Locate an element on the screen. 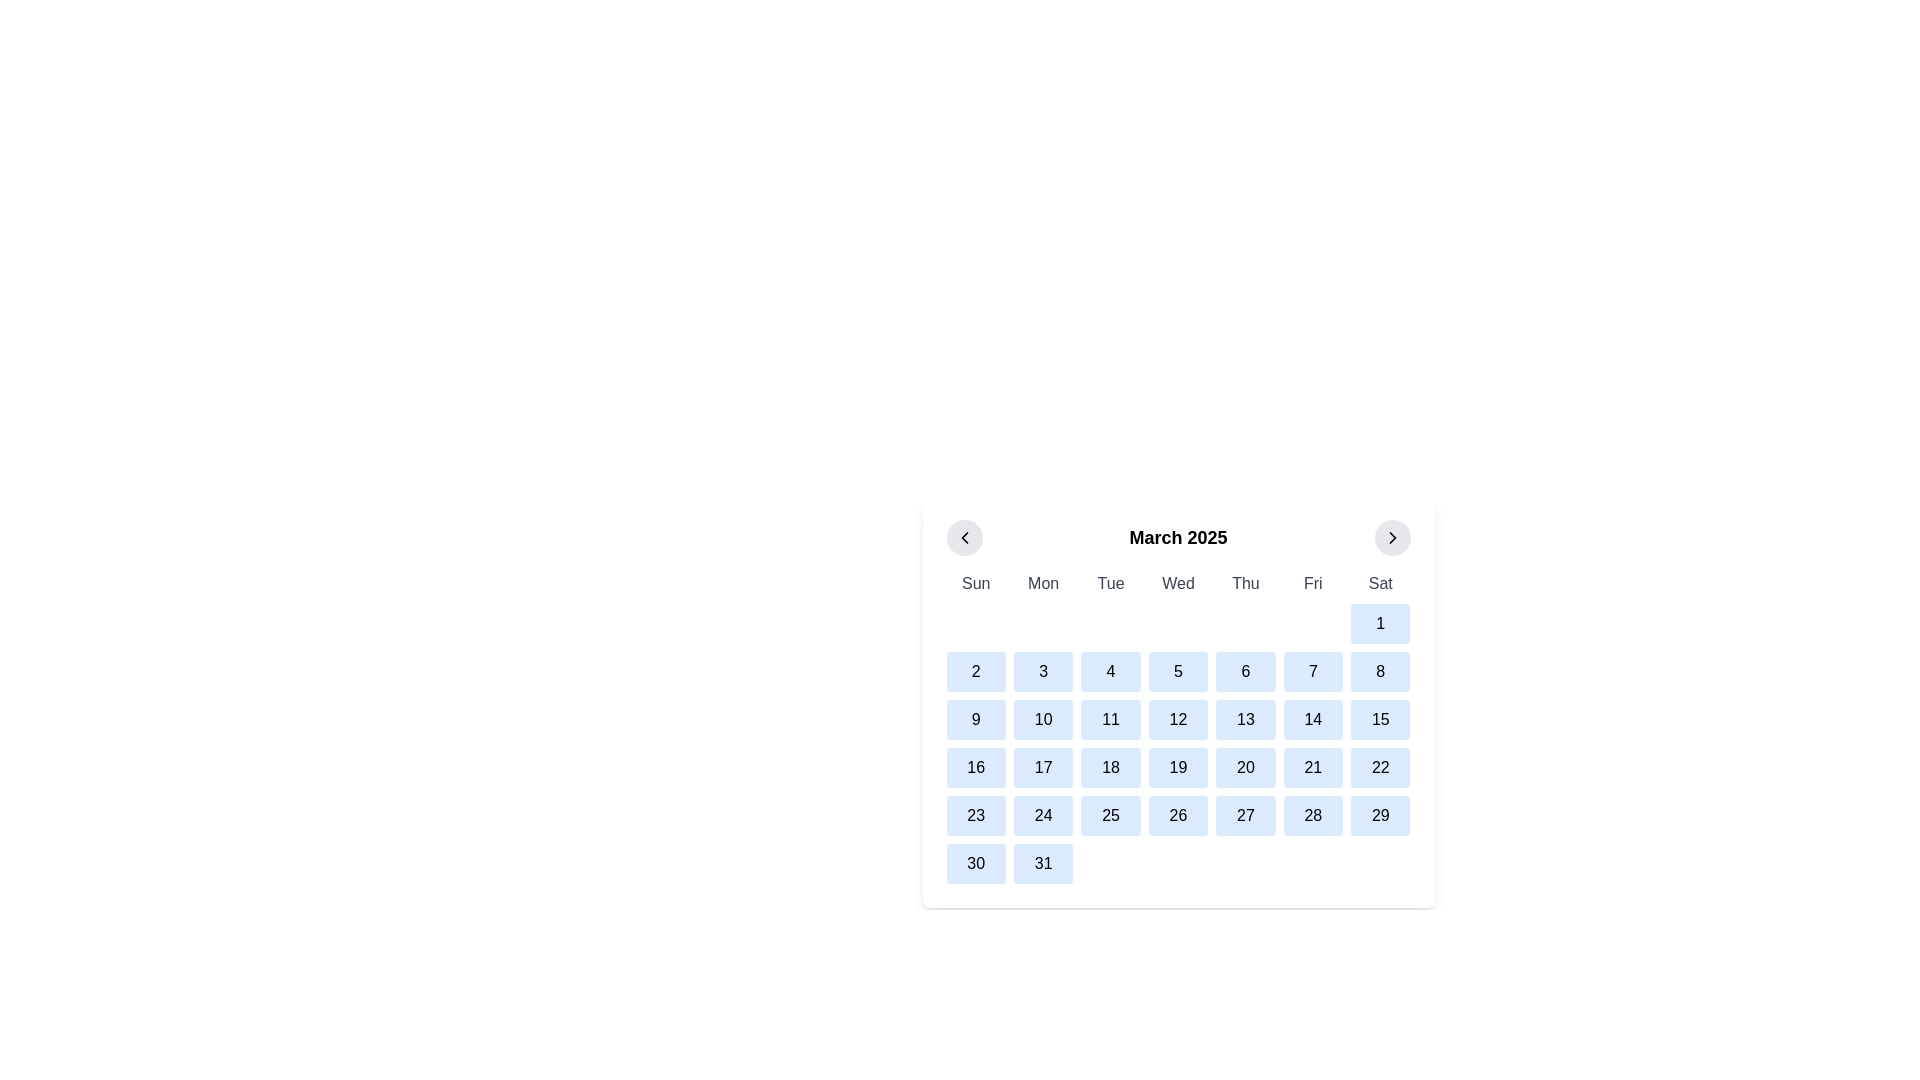 The width and height of the screenshot is (1920, 1080). the right-facing chevron icon within the circular button located at the top-right corner of the calendar interface is located at coordinates (1391, 536).